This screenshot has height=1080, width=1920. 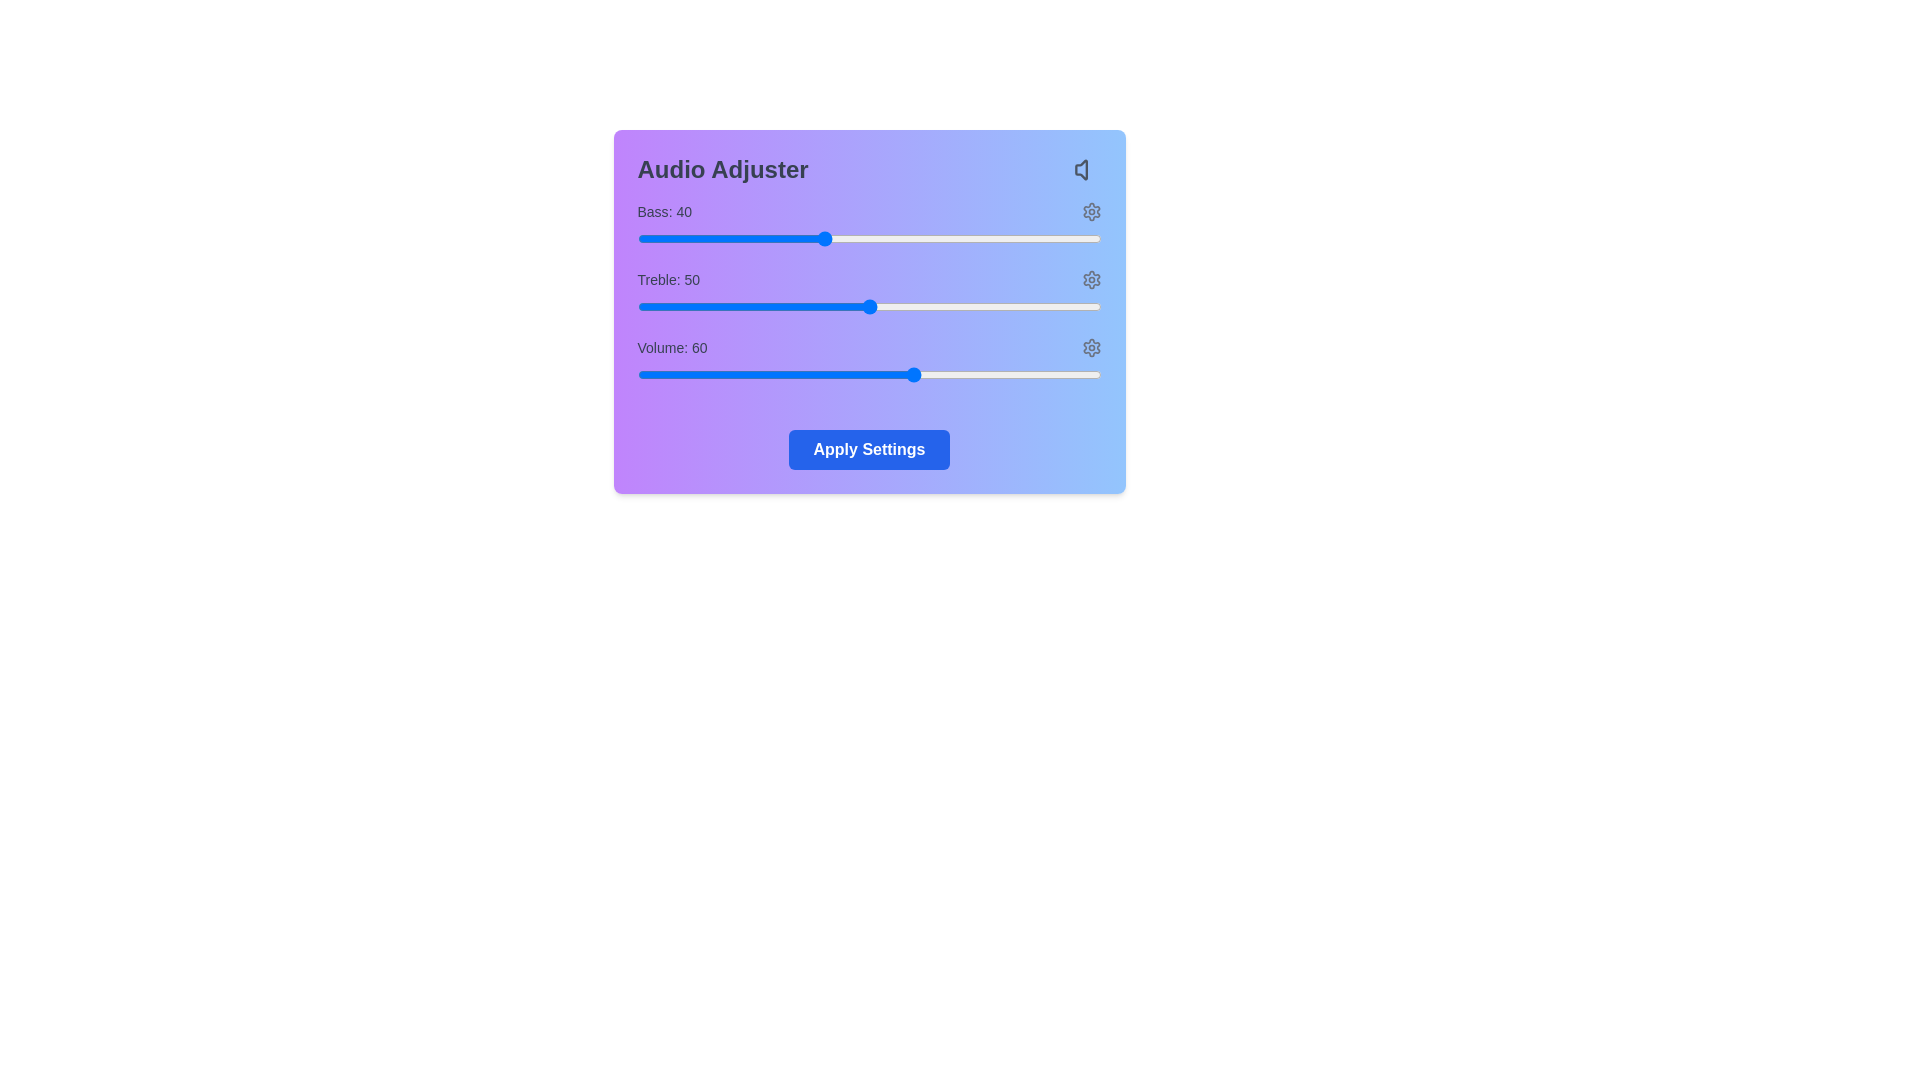 What do you see at coordinates (836, 230) in the screenshot?
I see `bass` at bounding box center [836, 230].